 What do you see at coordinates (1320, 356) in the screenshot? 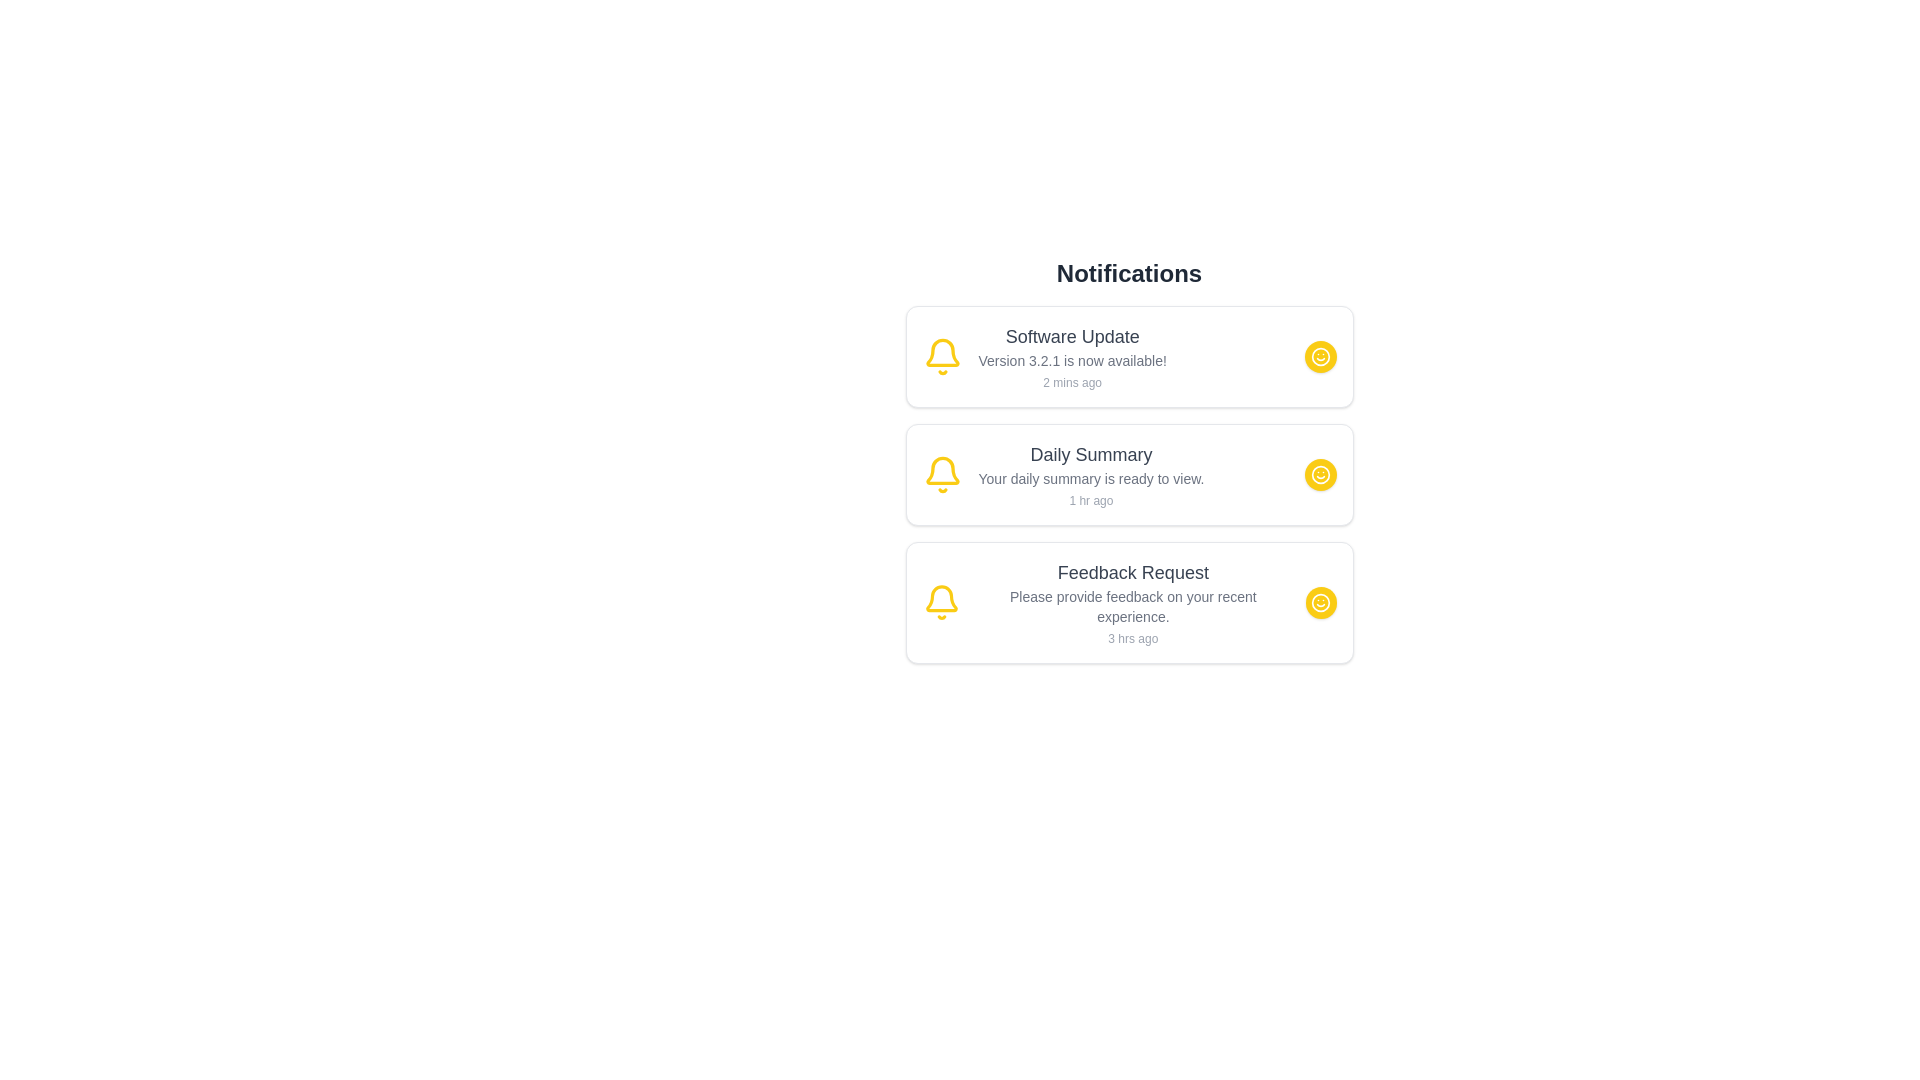
I see `the smiley button for the notification titled 'Software Update'` at bounding box center [1320, 356].